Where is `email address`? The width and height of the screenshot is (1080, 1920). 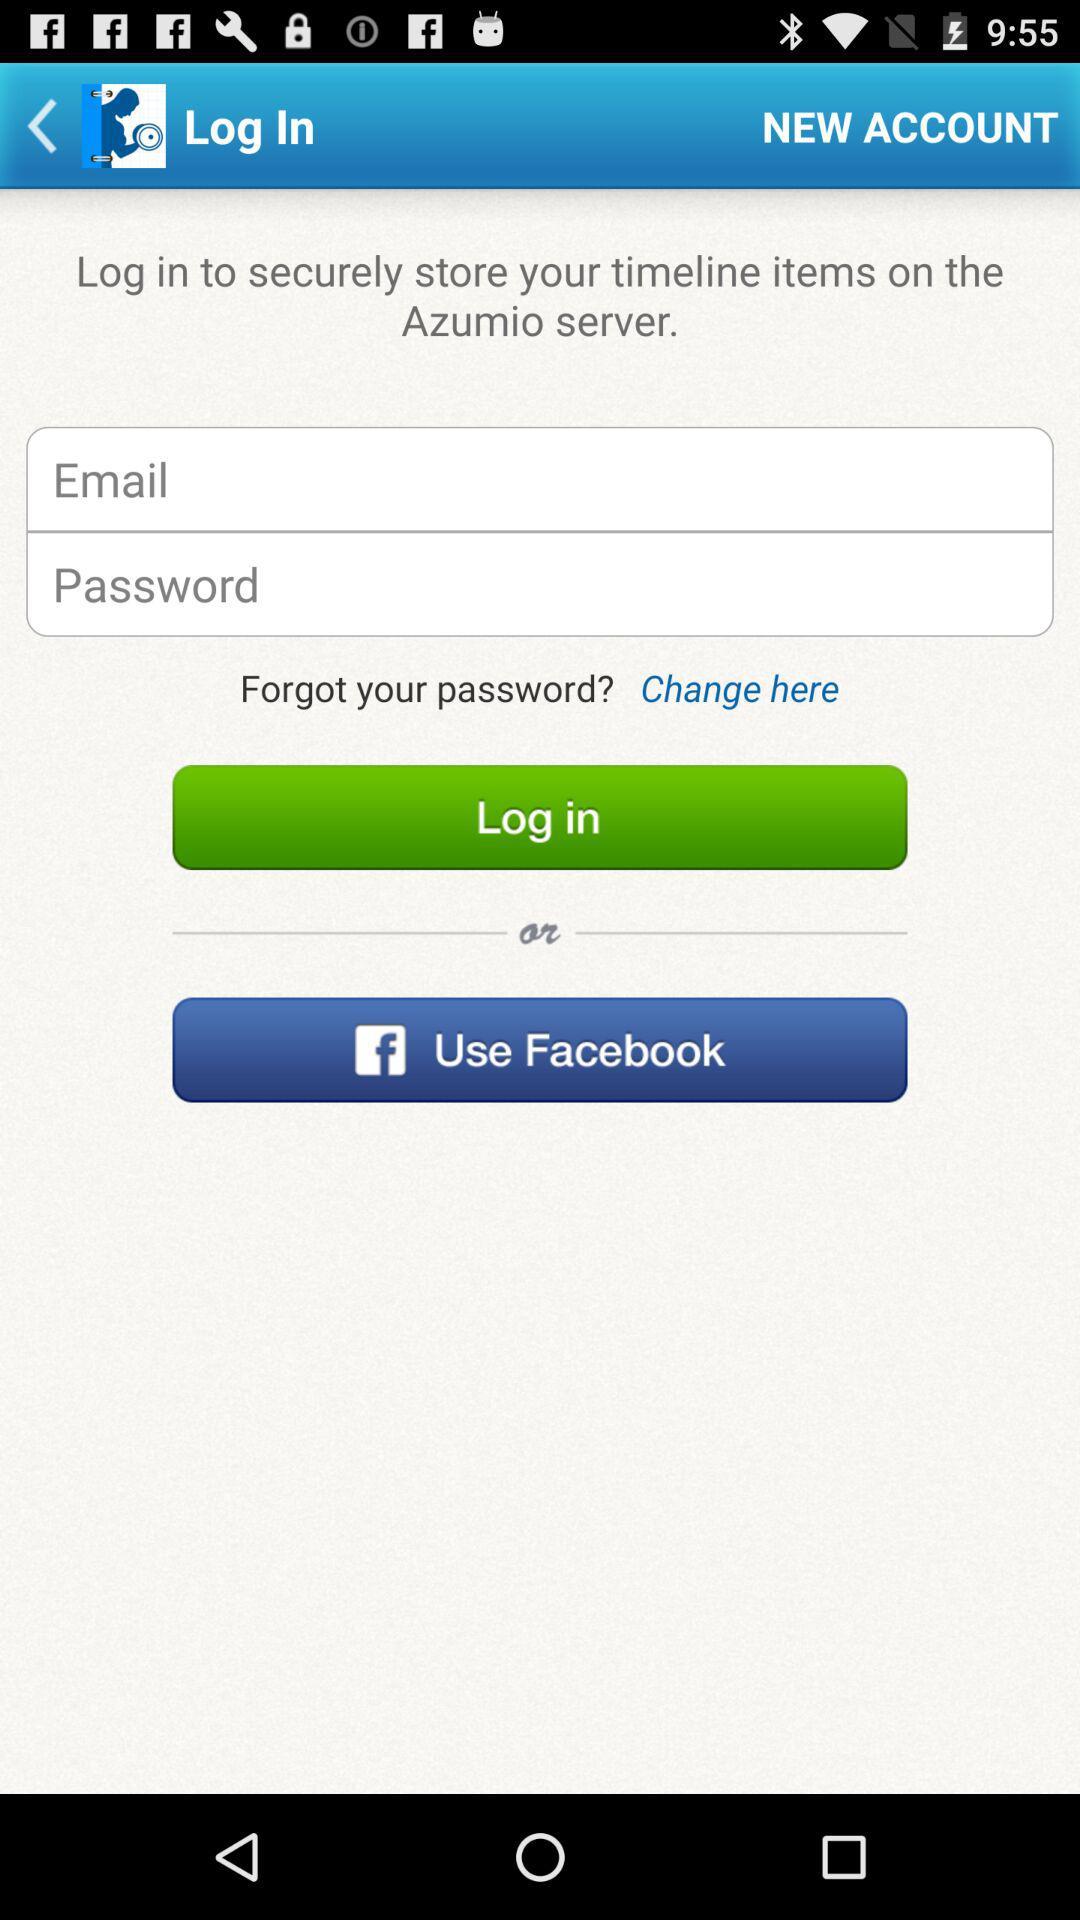
email address is located at coordinates (540, 478).